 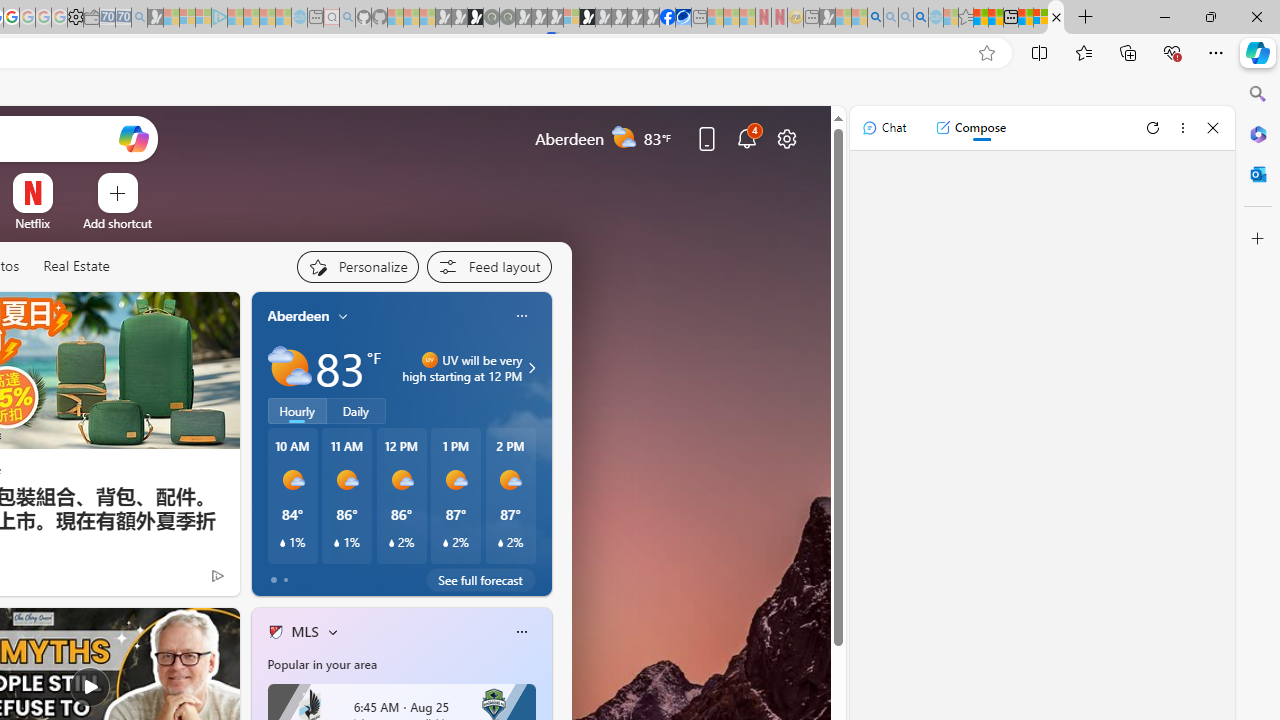 I want to click on 'Chat', so click(x=883, y=128).